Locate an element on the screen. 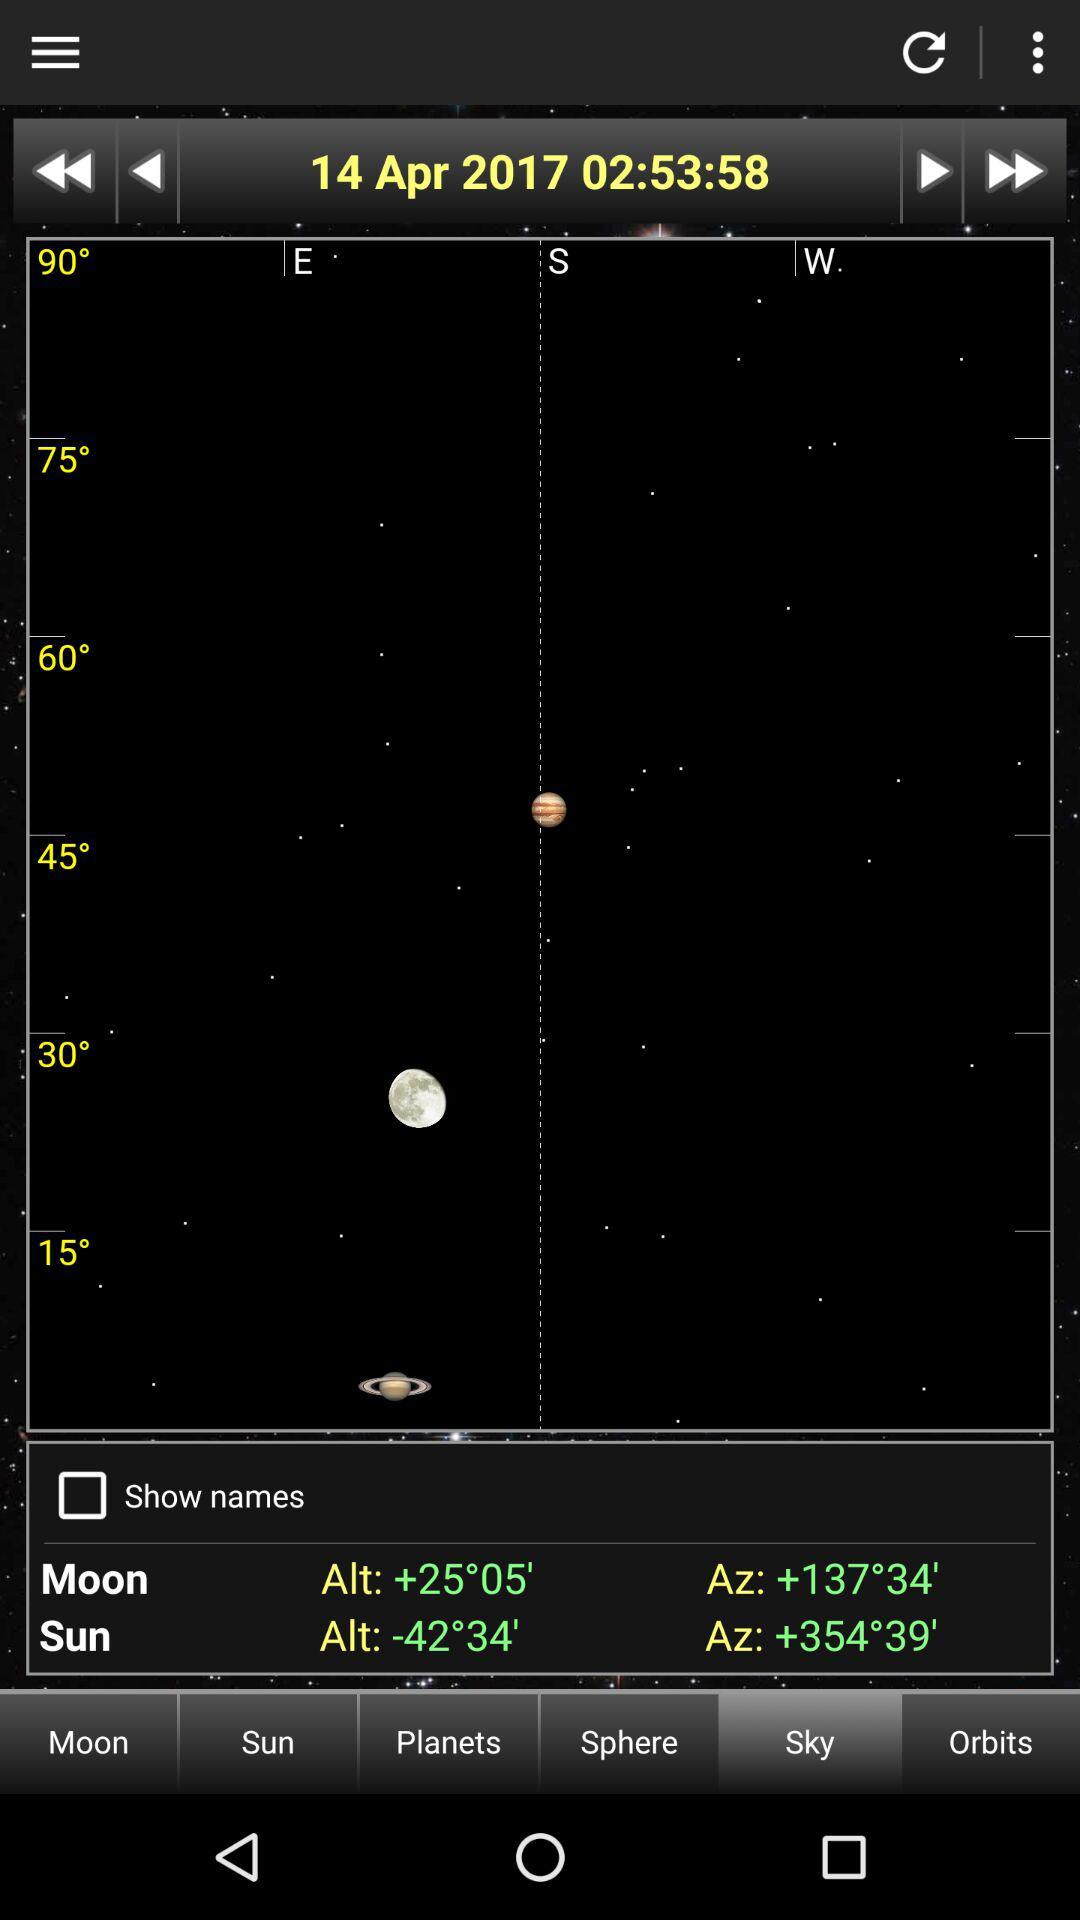 The height and width of the screenshot is (1920, 1080). 02:53:58 is located at coordinates (675, 171).